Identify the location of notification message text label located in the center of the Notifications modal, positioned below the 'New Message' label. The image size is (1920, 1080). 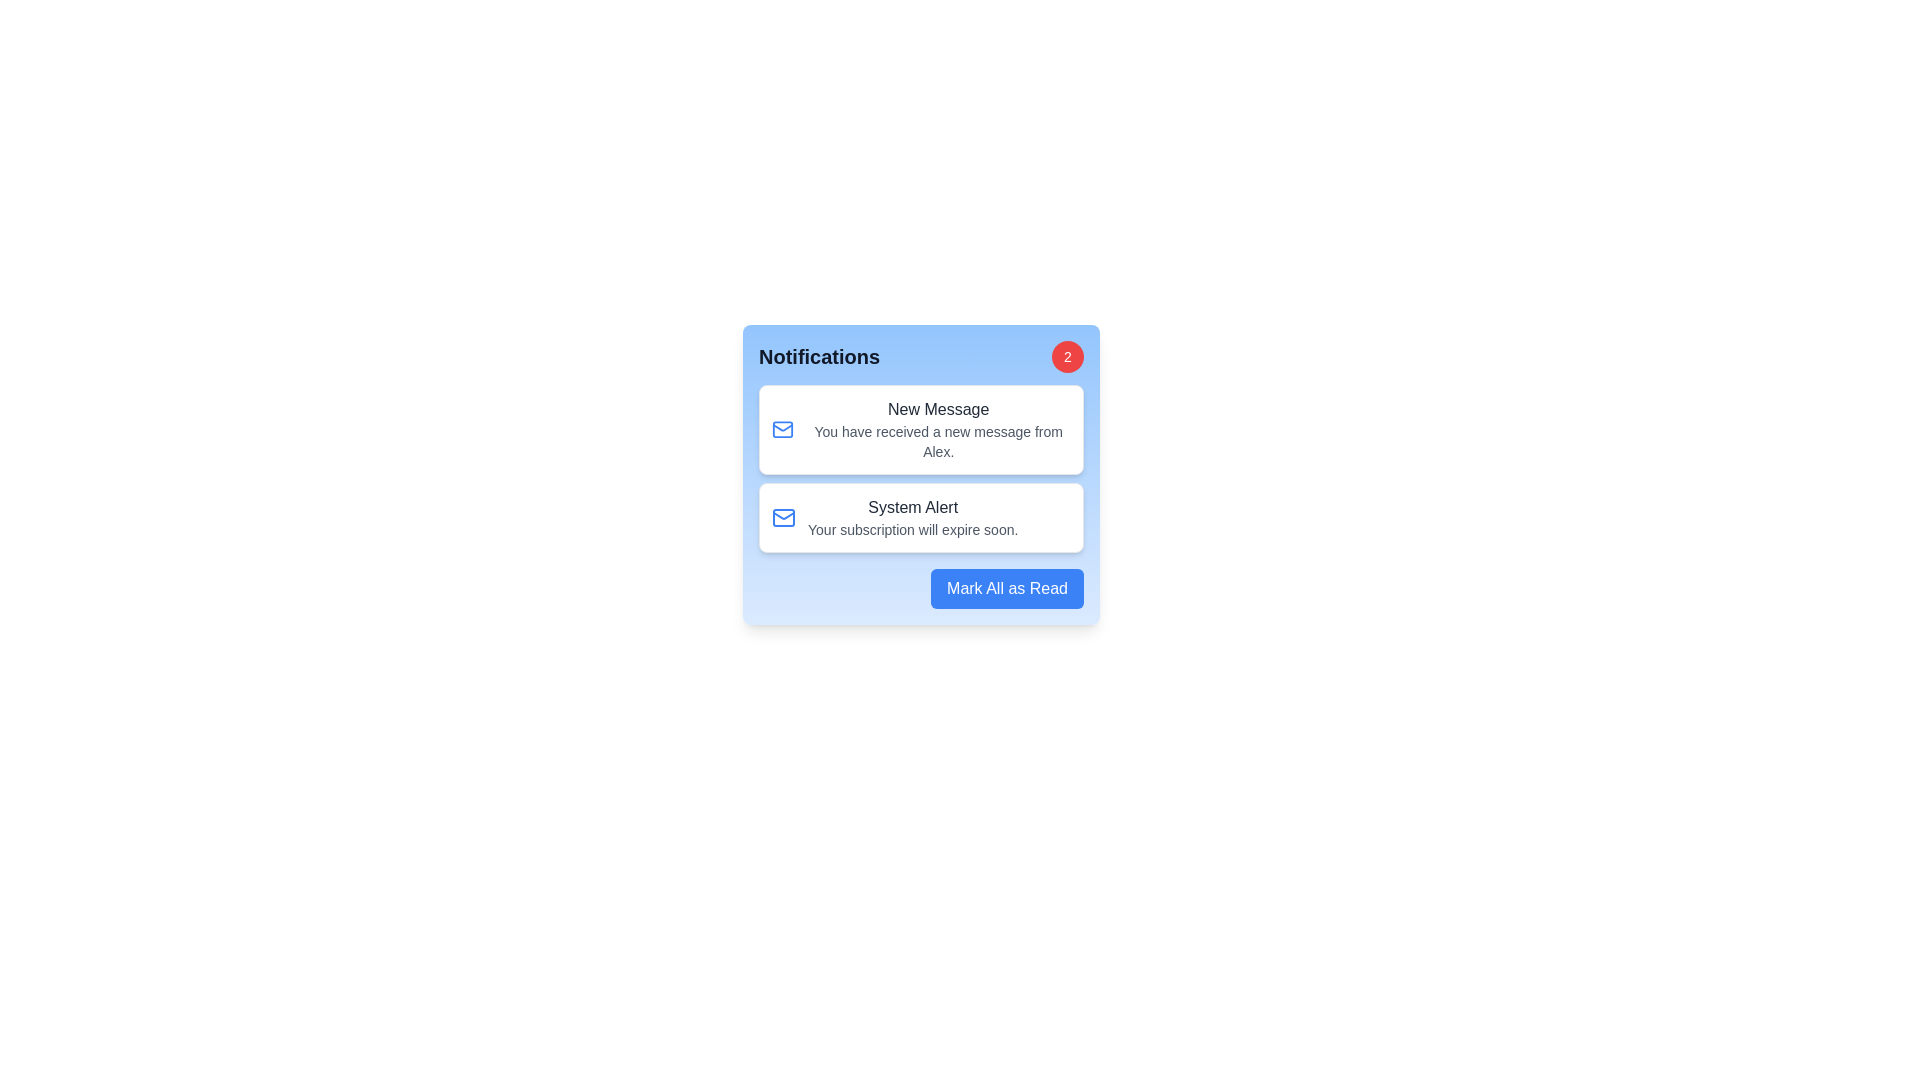
(937, 441).